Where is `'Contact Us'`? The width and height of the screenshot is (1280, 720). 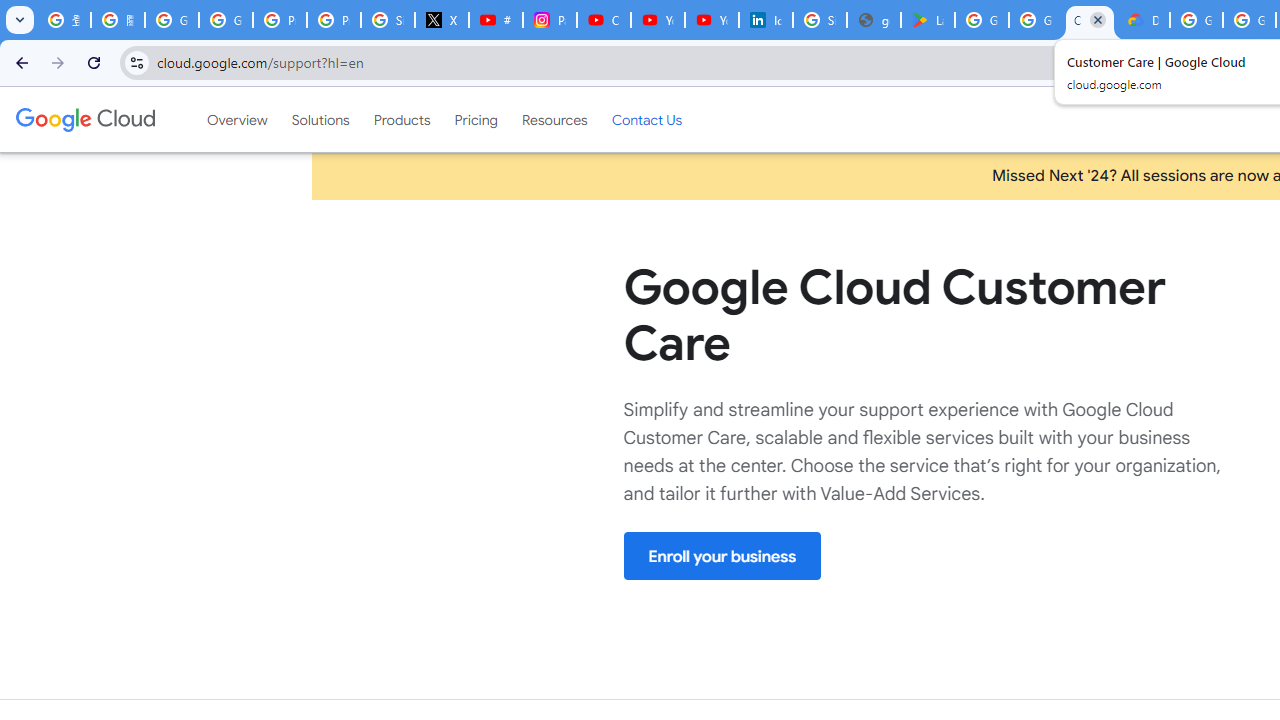 'Contact Us' is located at coordinates (647, 119).